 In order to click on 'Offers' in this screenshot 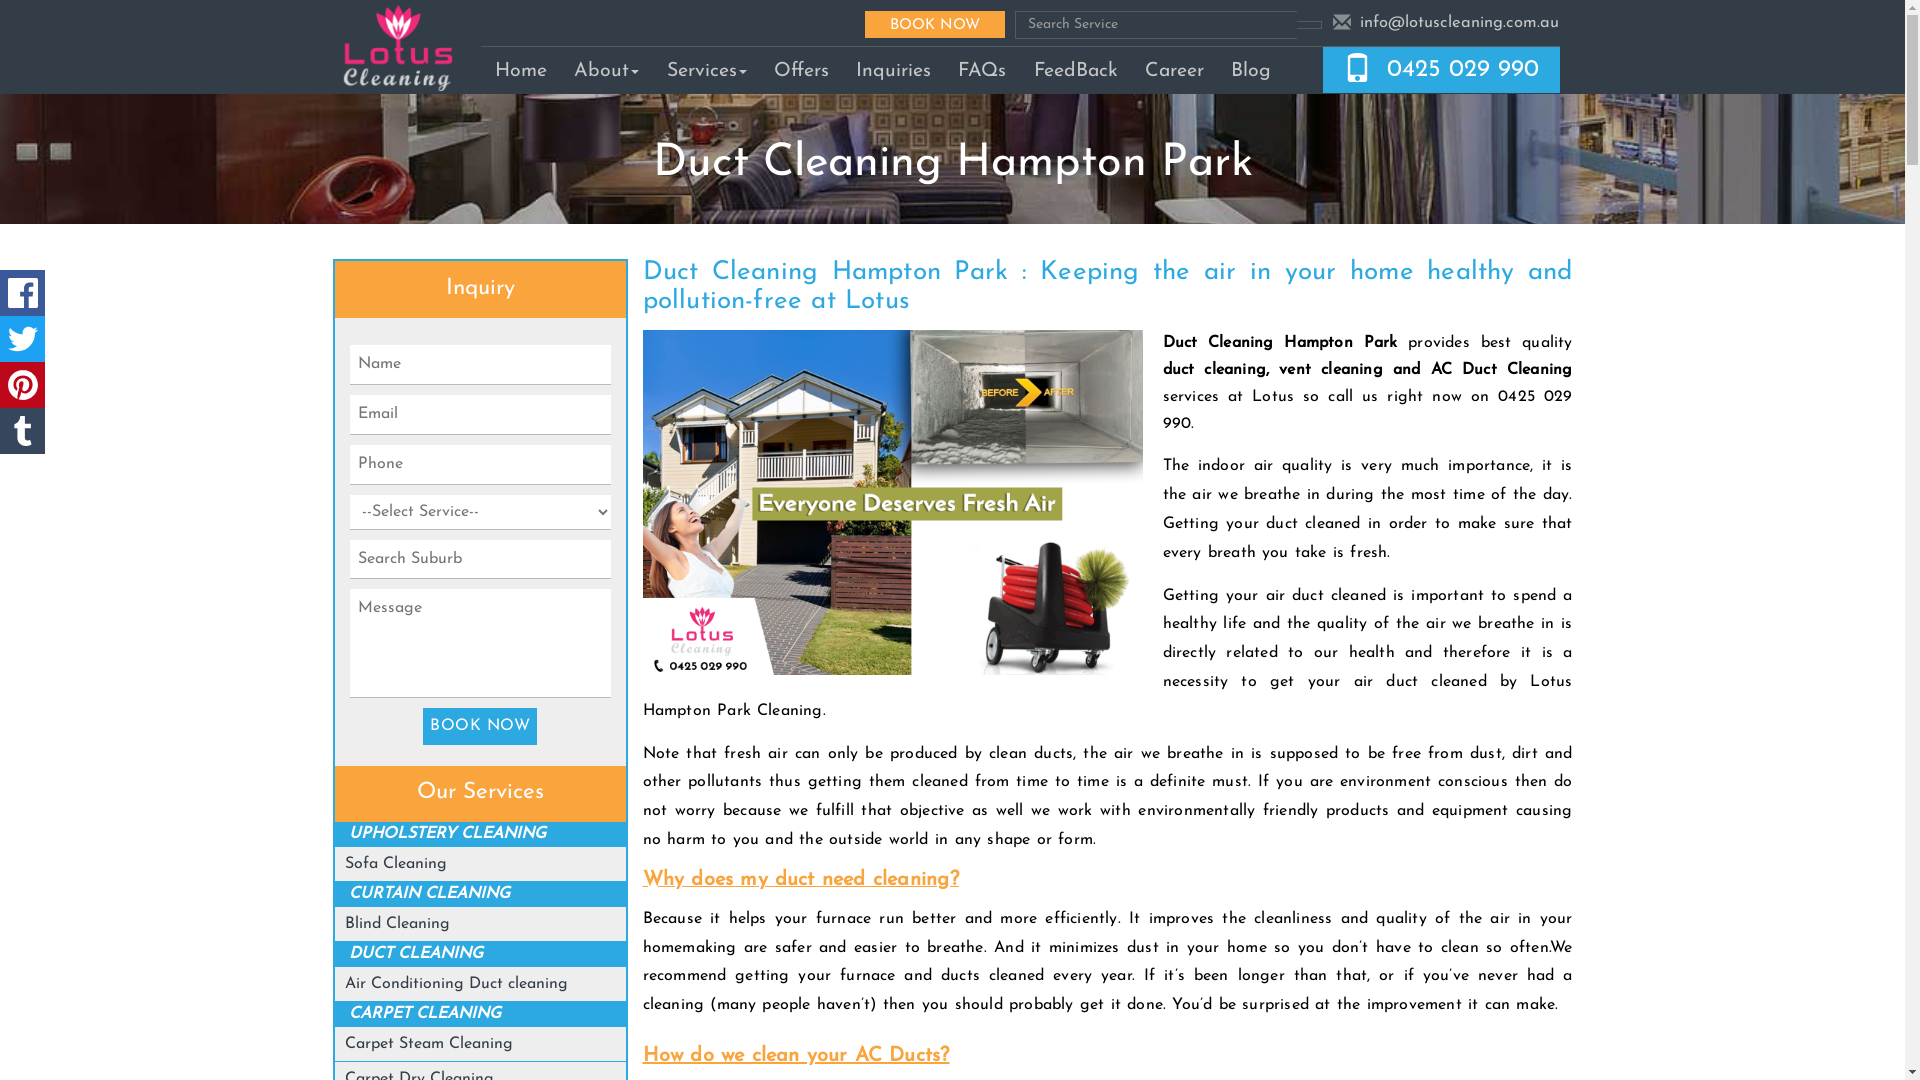, I will do `click(801, 69)`.